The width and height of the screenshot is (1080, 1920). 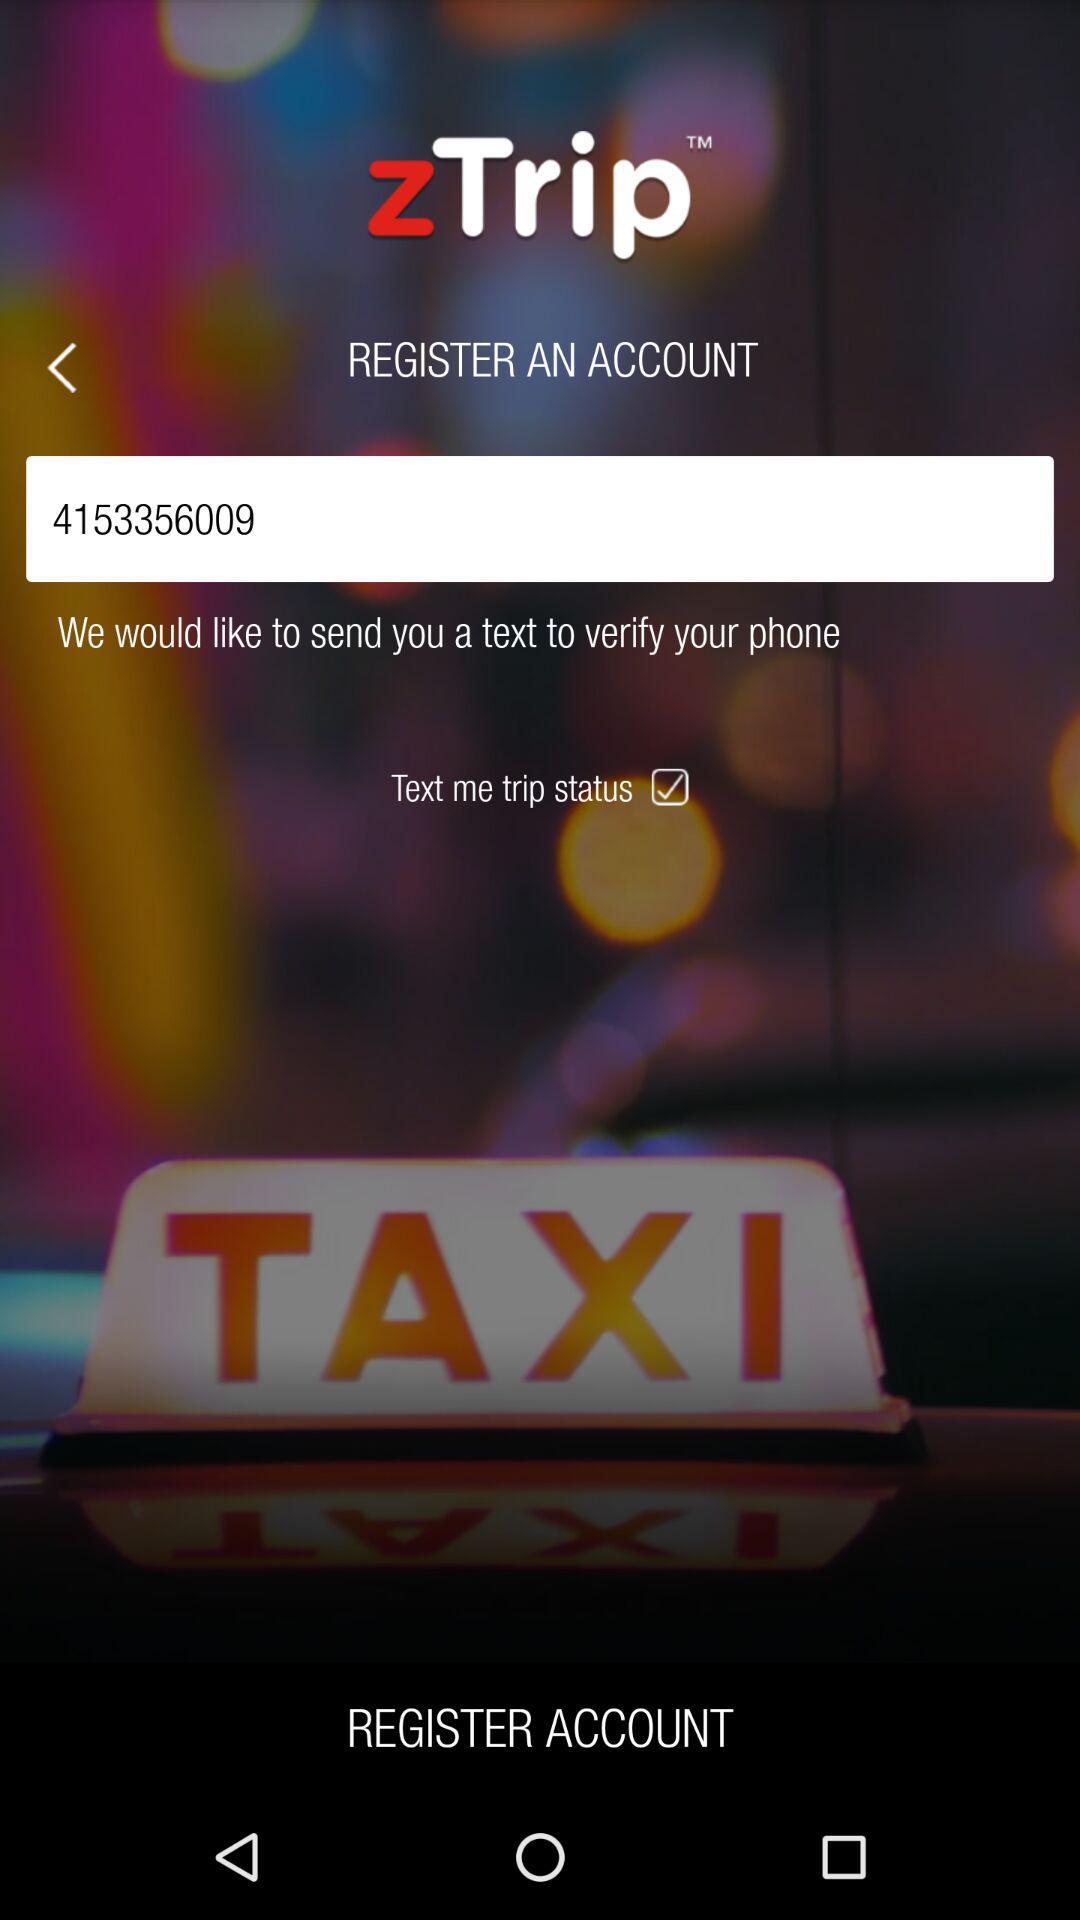 I want to click on the icon to the right of the text me trip item, so click(x=672, y=786).